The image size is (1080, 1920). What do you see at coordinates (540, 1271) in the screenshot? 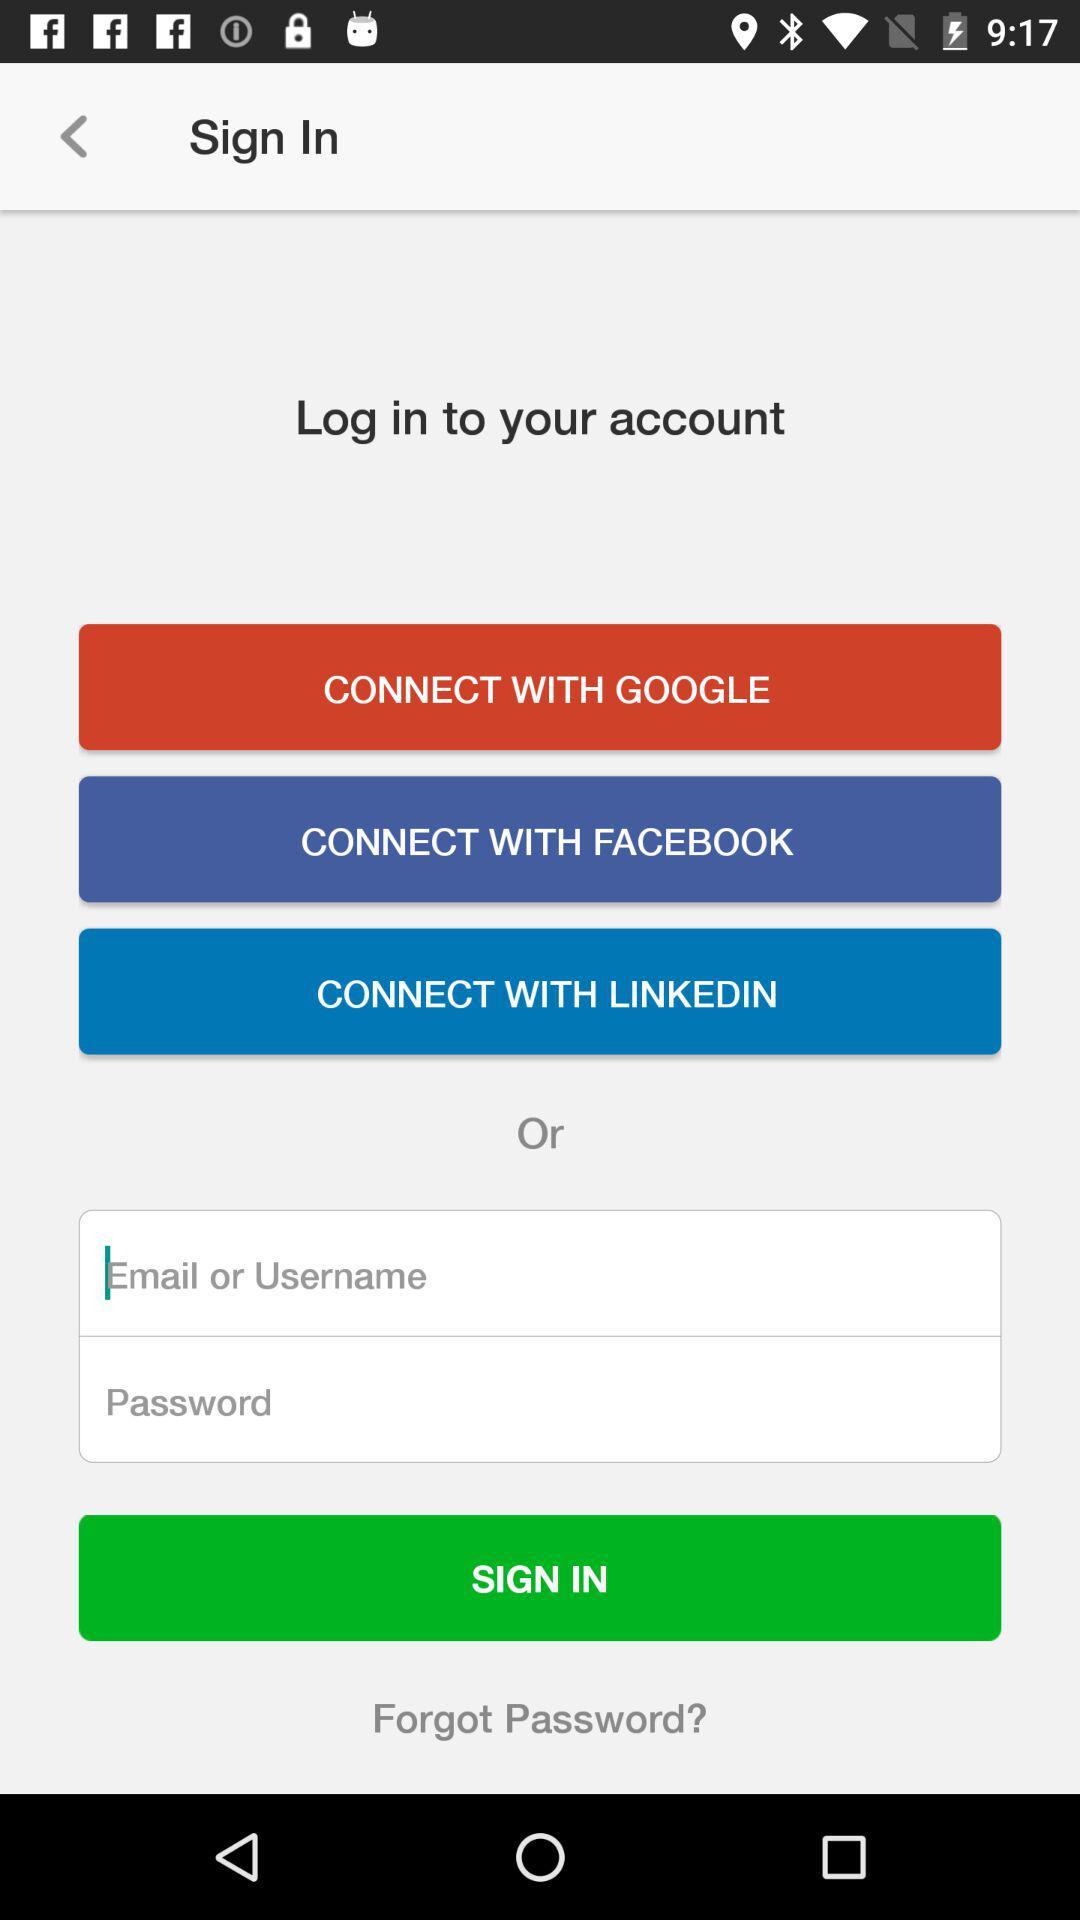
I see `username` at bounding box center [540, 1271].